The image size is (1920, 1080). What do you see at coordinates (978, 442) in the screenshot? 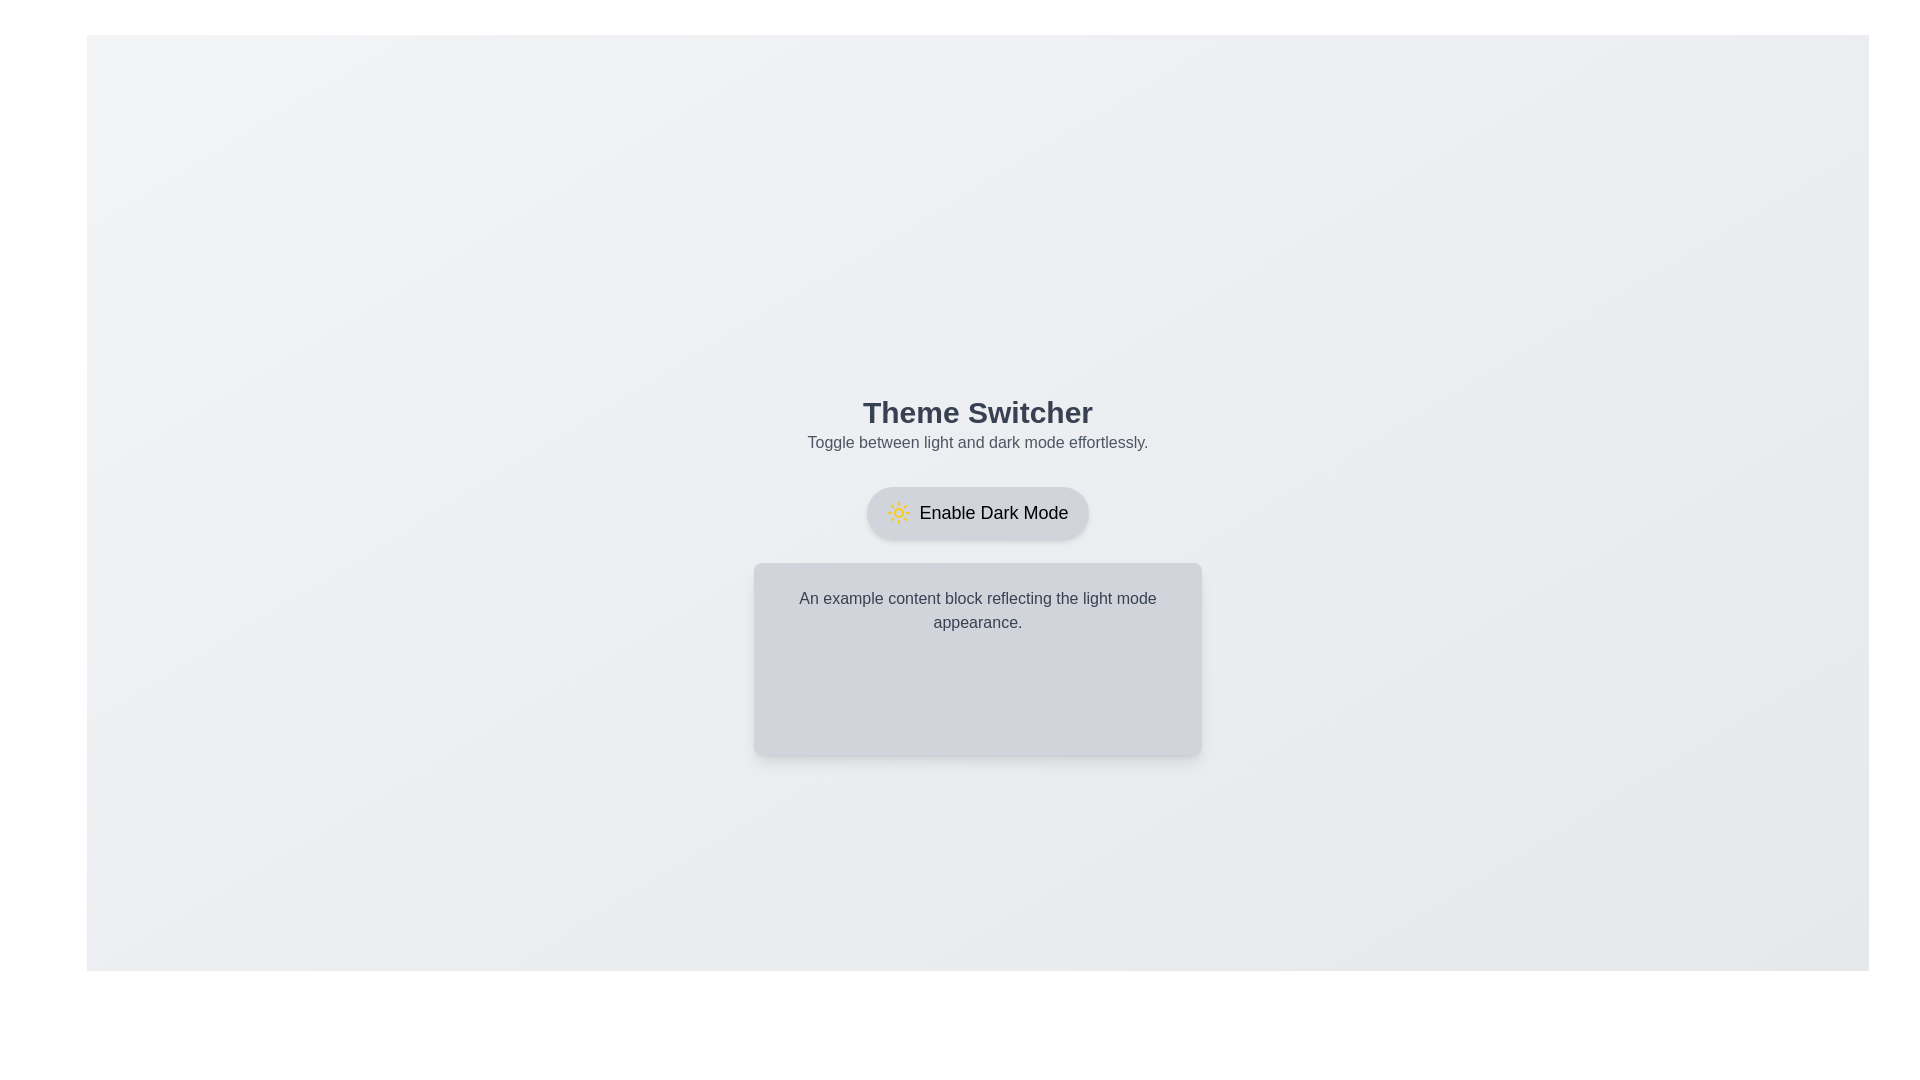
I see `the static text label that describes the functionality of the 'Theme Switcher' section, which is centrally aligned below the title 'Theme Switcher'` at bounding box center [978, 442].